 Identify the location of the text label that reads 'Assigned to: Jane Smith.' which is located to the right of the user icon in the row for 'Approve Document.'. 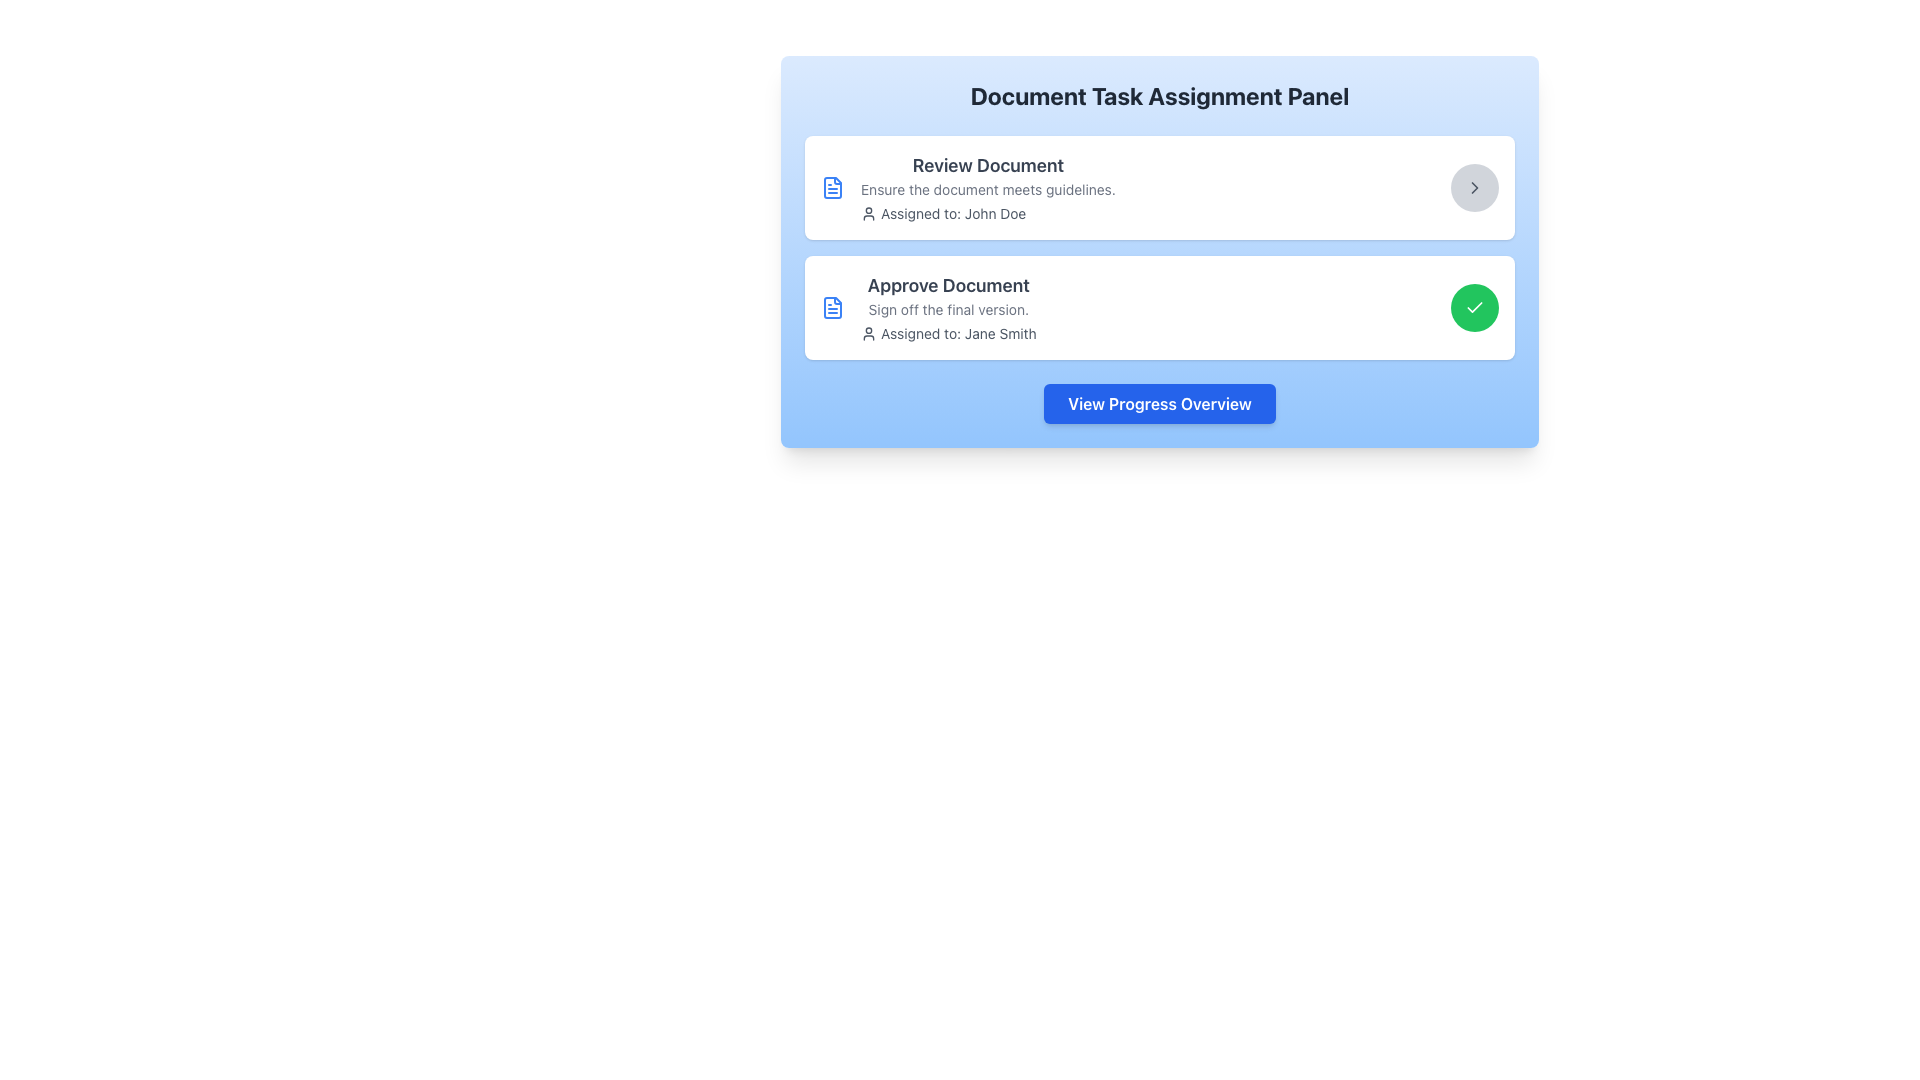
(957, 333).